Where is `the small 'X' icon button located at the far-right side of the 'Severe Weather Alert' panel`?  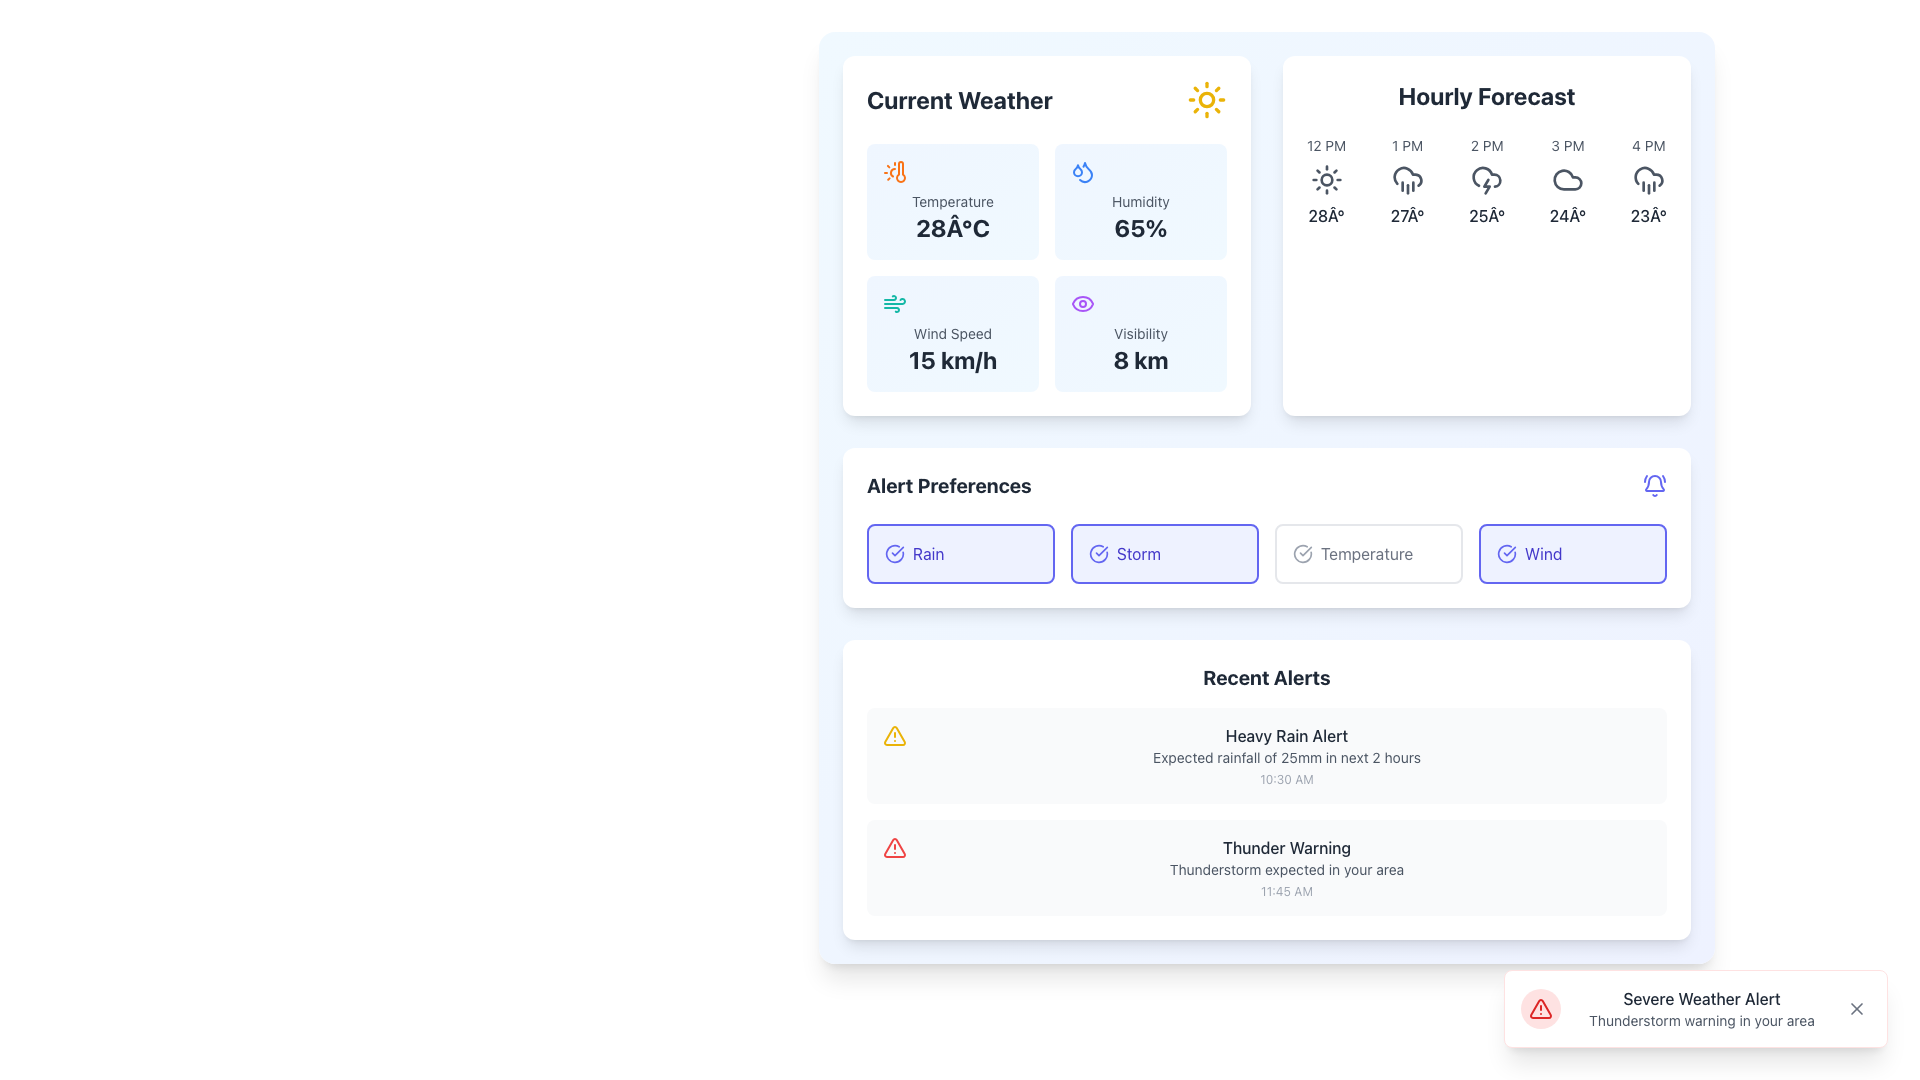
the small 'X' icon button located at the far-right side of the 'Severe Weather Alert' panel is located at coordinates (1856, 1009).